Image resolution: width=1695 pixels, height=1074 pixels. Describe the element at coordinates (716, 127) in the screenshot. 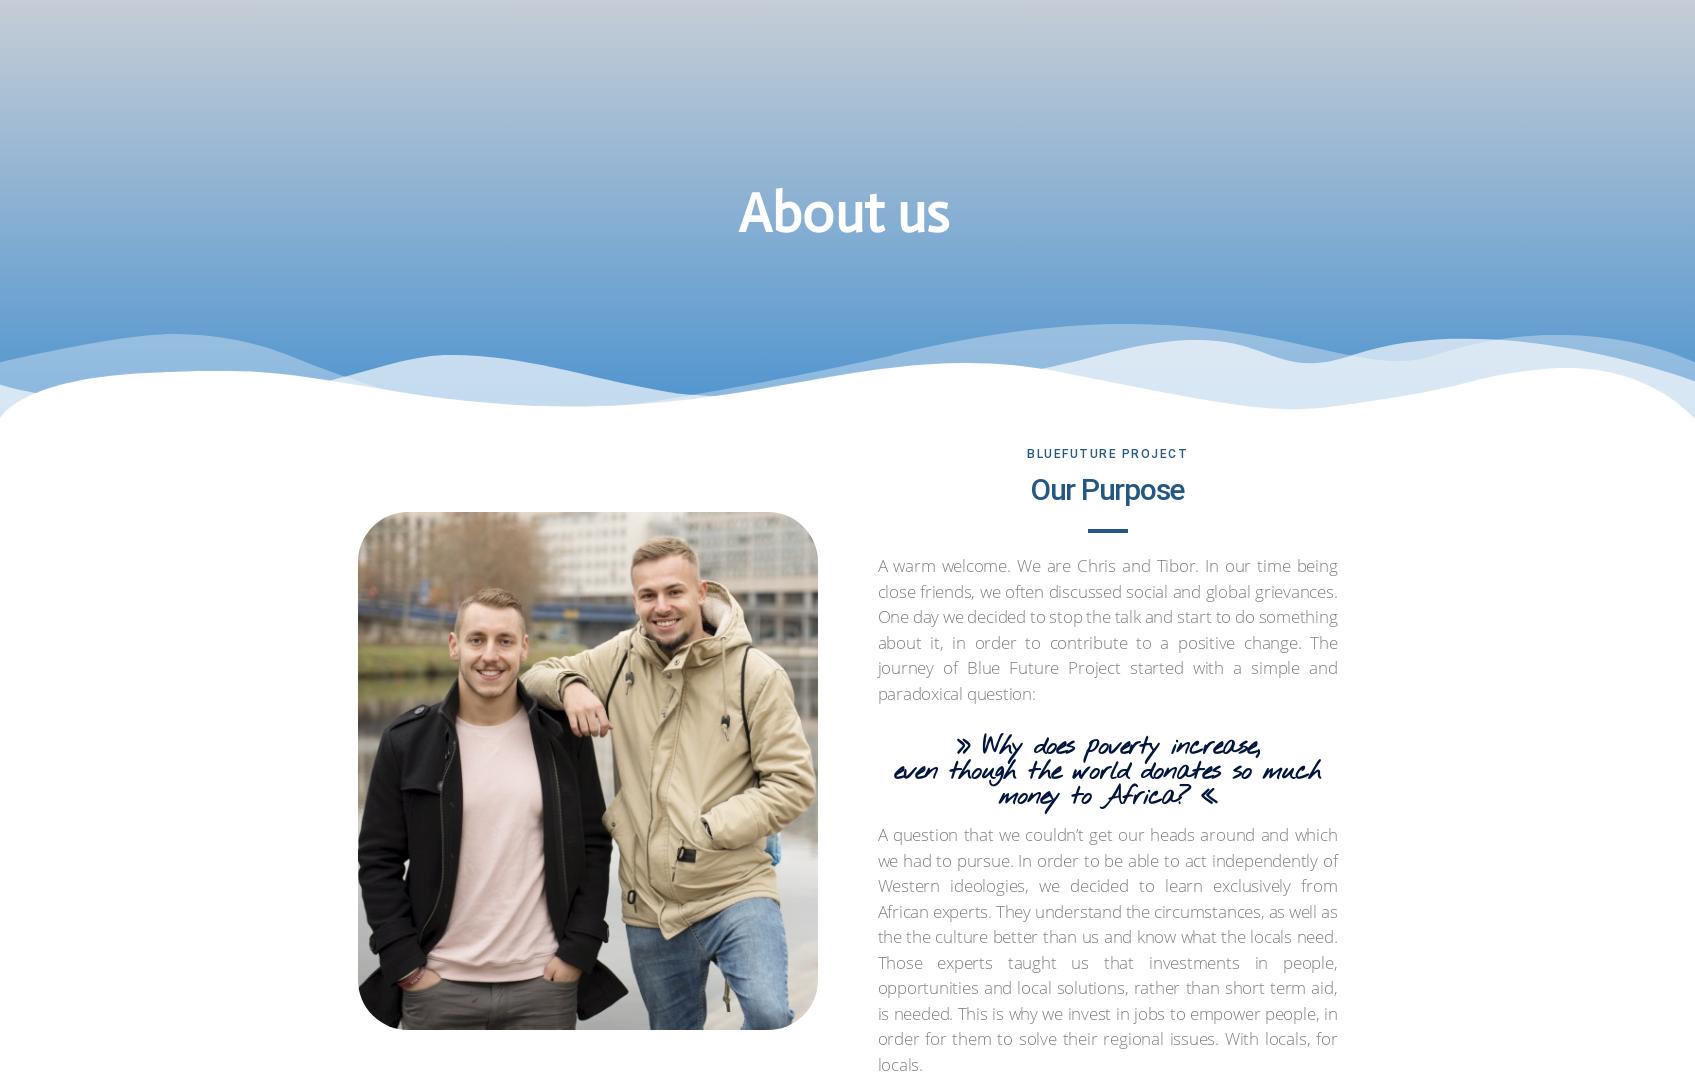

I see `'Voluntary supporters'` at that location.